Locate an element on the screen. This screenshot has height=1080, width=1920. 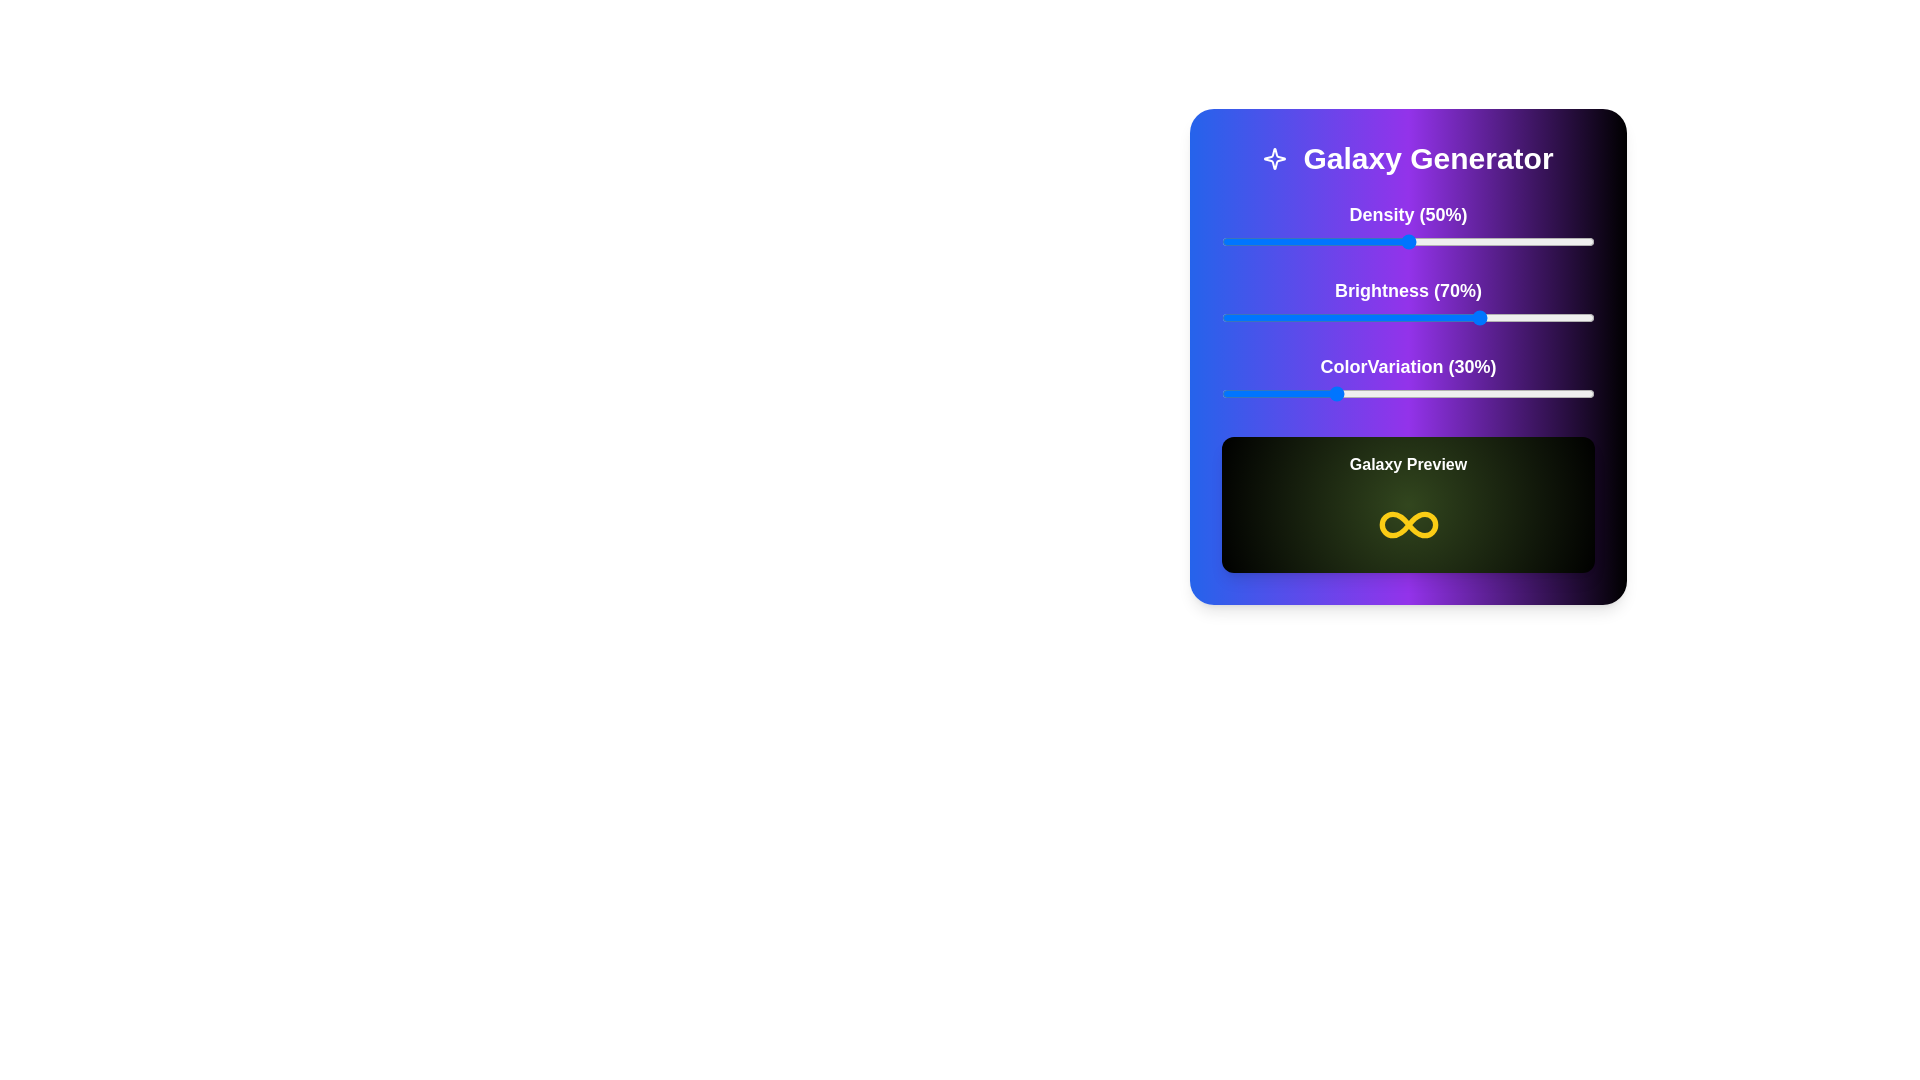
the 'Galaxy Generator' title to focus on it is located at coordinates (1407, 157).